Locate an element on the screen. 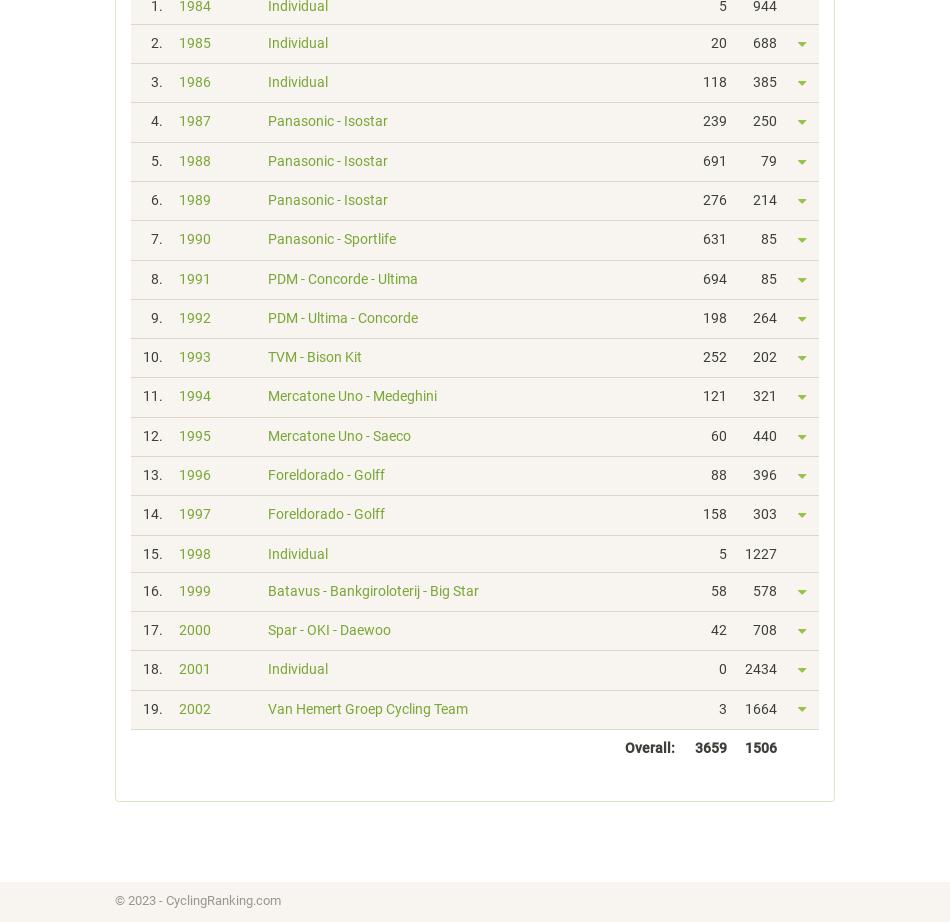  '3659' is located at coordinates (710, 746).